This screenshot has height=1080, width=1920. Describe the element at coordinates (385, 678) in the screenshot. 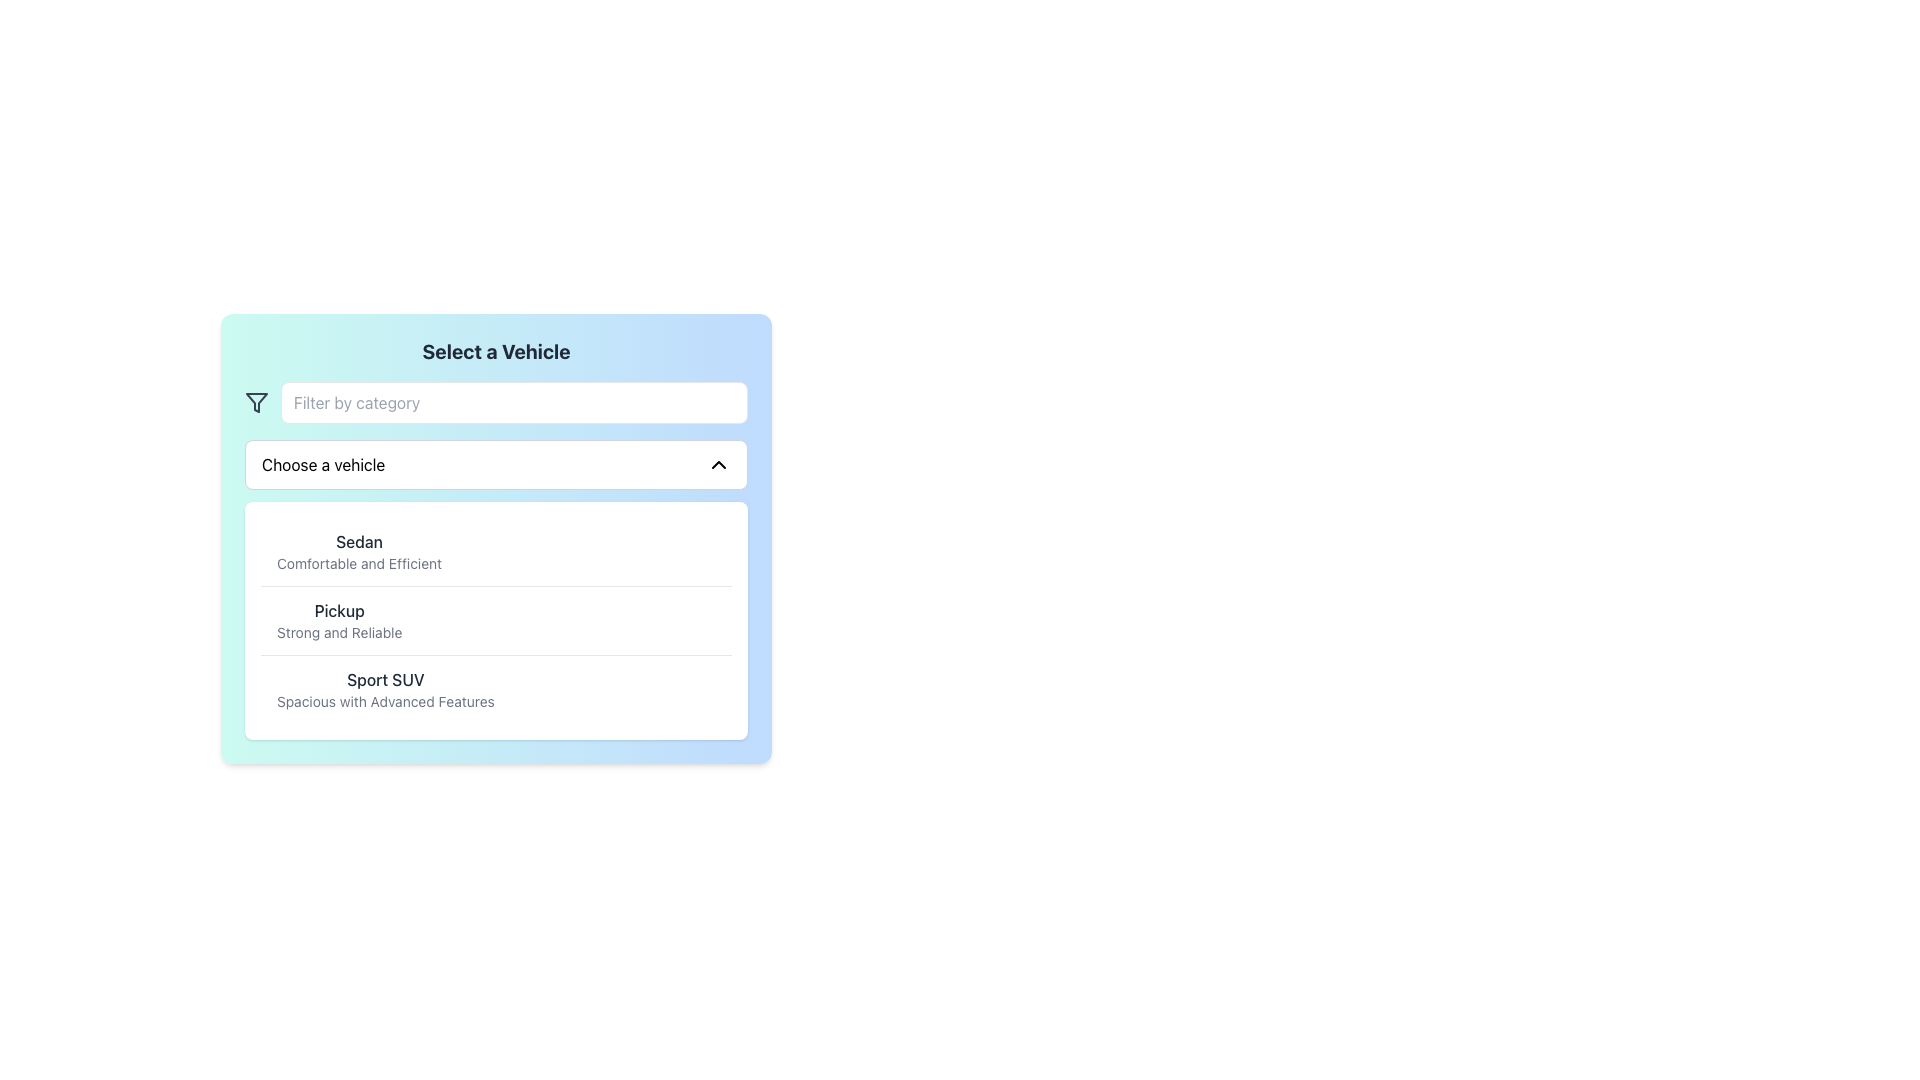

I see `the text label that displays the title or name of the vehicle type, located below the search bar and other vehicle types in the middle section of the interface` at that location.